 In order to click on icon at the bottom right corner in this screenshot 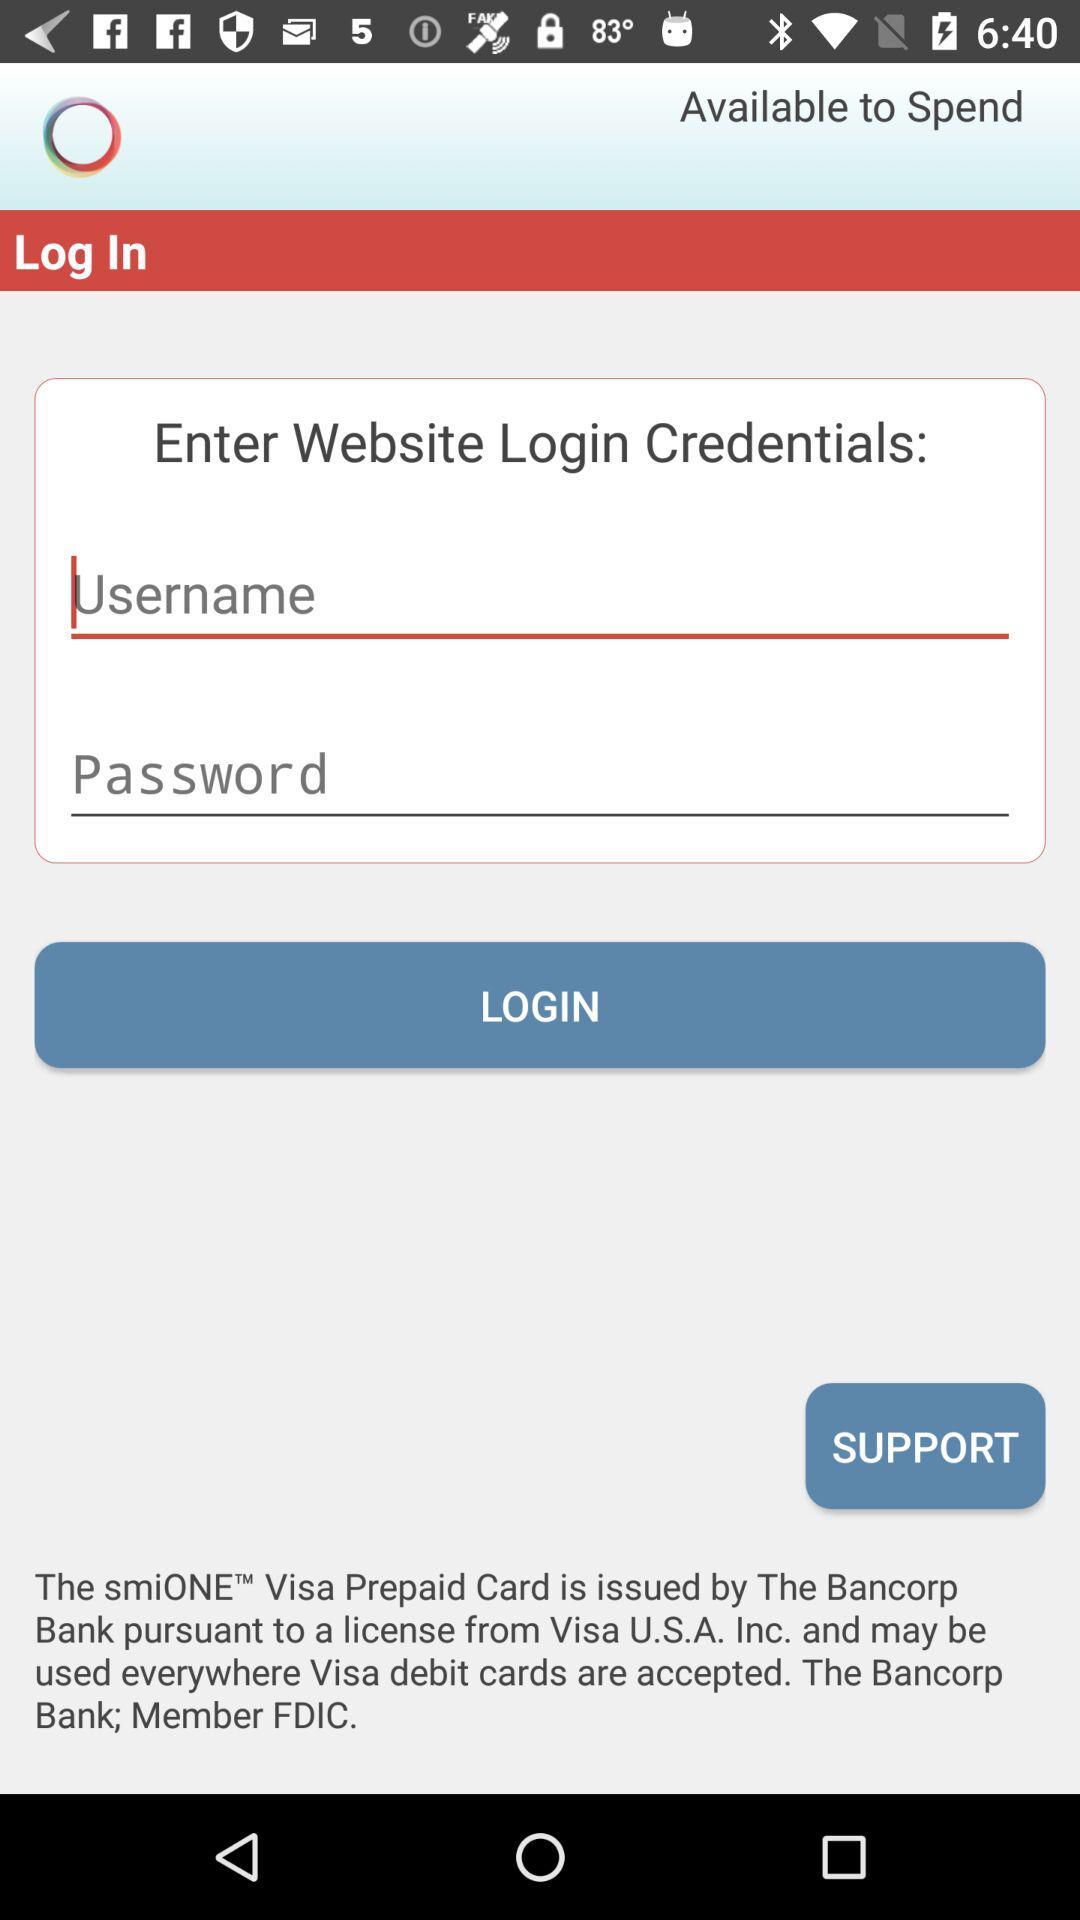, I will do `click(925, 1445)`.